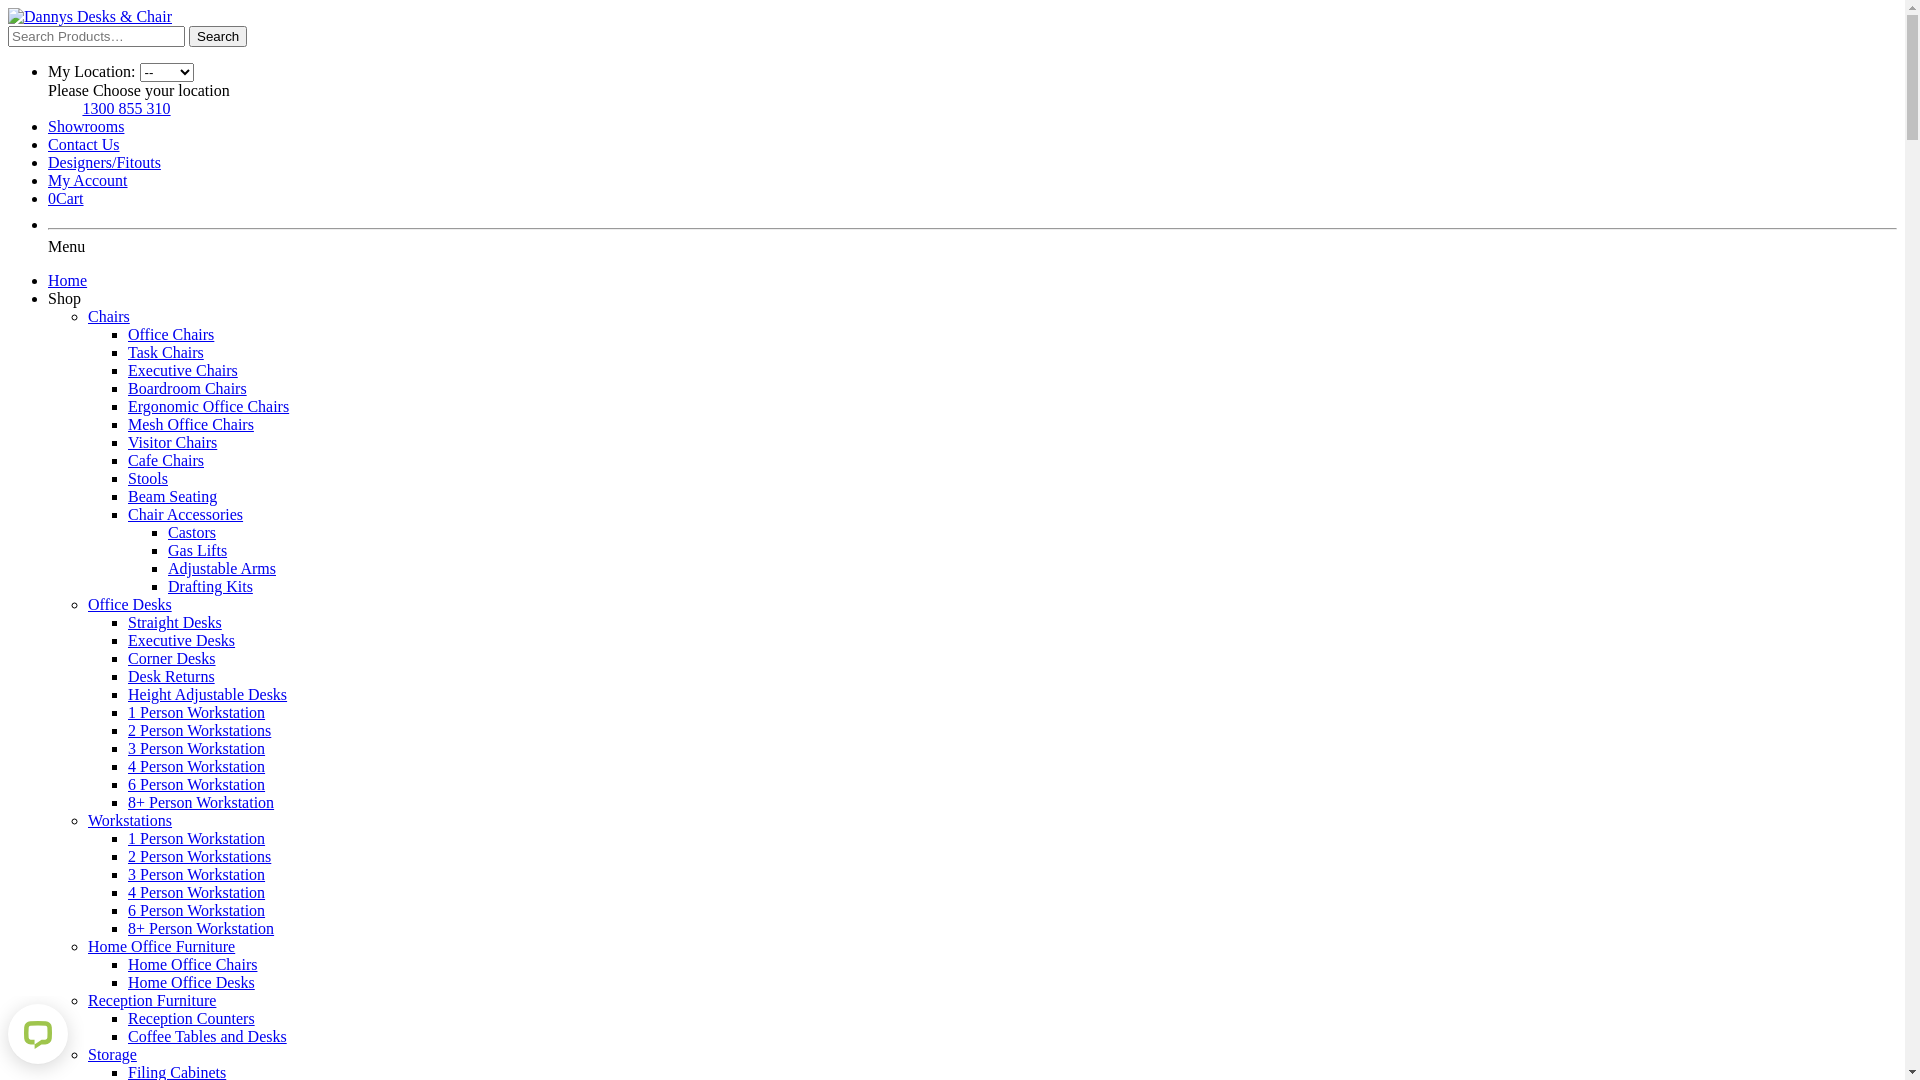 This screenshot has width=1920, height=1080. What do you see at coordinates (127, 981) in the screenshot?
I see `'Home Office Desks'` at bounding box center [127, 981].